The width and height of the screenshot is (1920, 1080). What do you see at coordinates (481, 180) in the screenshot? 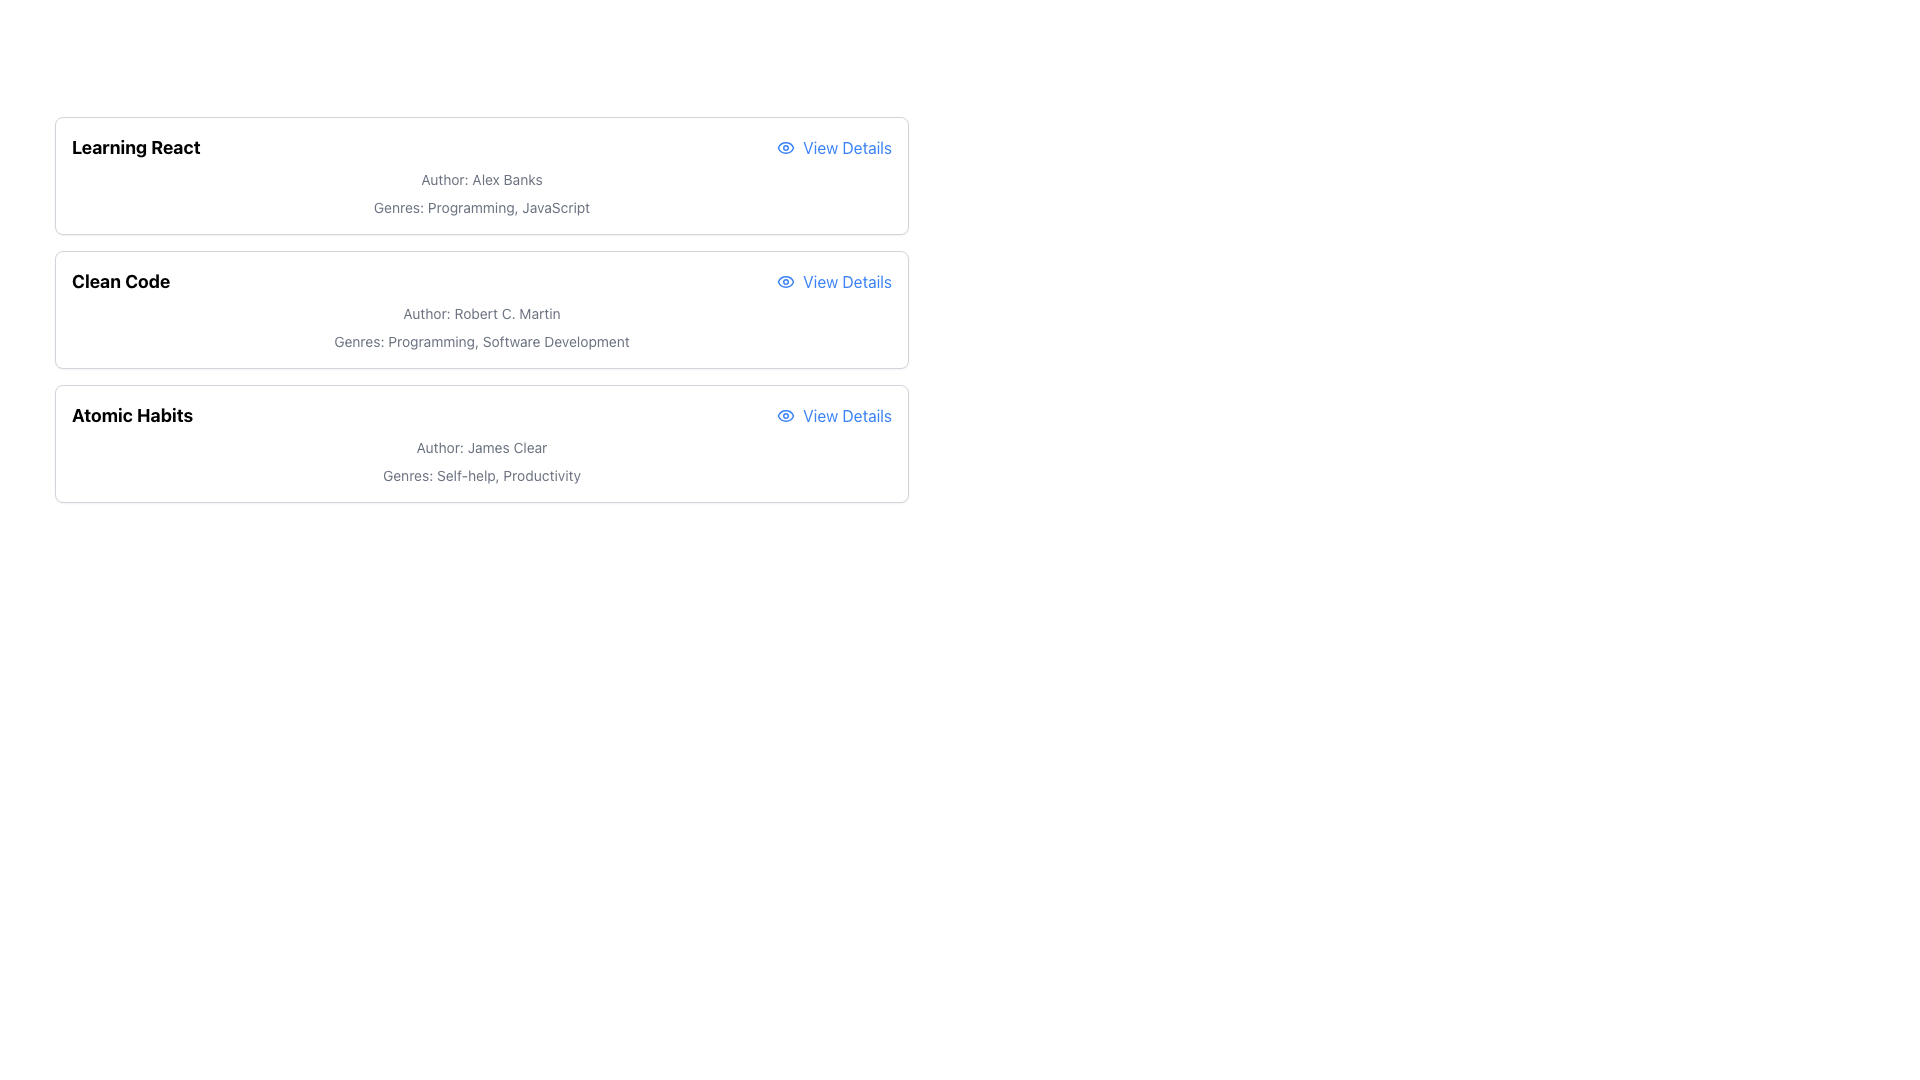
I see `the text label displaying 'Author: Alex Banks', which is styled in a small gray font and positioned below the title 'Learning React' and above the genre description` at bounding box center [481, 180].